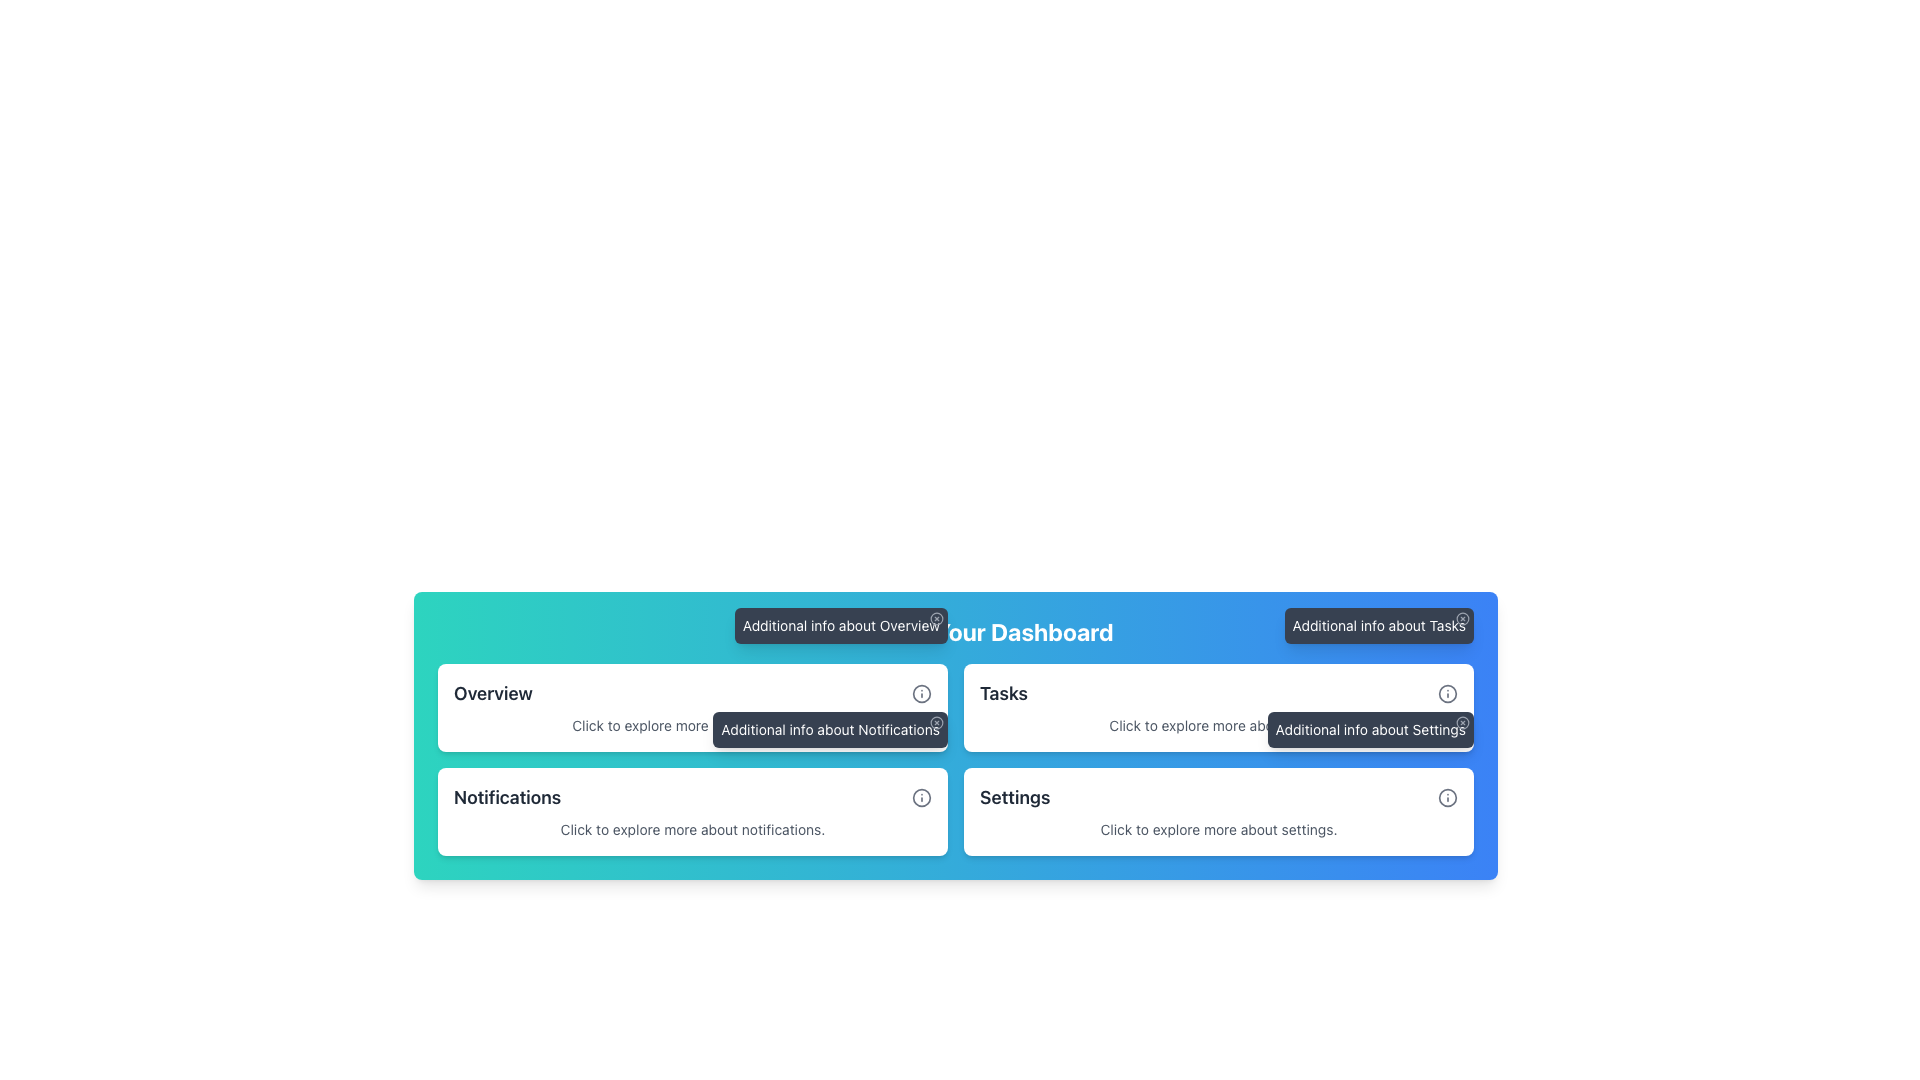  What do you see at coordinates (1463, 722) in the screenshot?
I see `the circular graphic component in the upper-right corner of the tooltip labeled 'Additional info about Settings'` at bounding box center [1463, 722].